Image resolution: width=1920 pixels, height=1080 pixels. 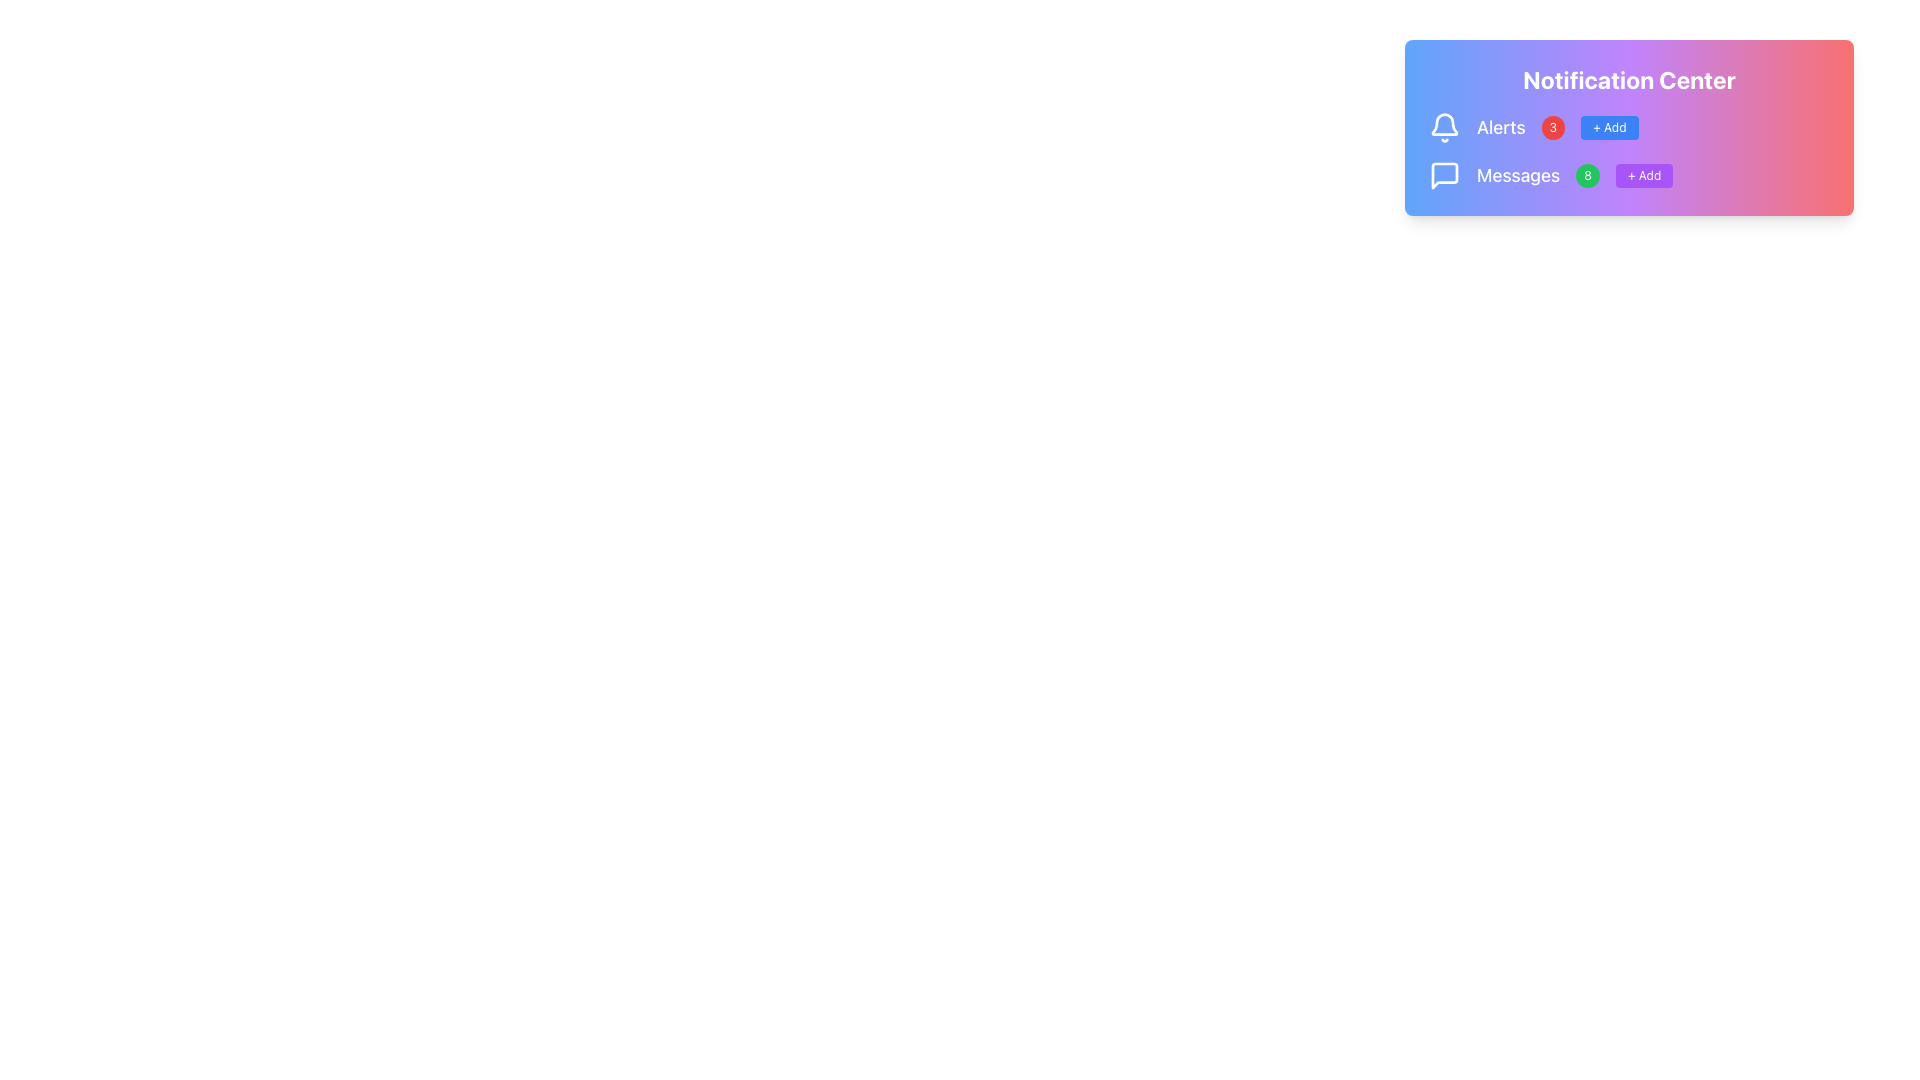 What do you see at coordinates (1518, 175) in the screenshot?
I see `the Text Label that indicates the messages section within the Notification Center, positioned between the messages icon and the green numeric badge` at bounding box center [1518, 175].